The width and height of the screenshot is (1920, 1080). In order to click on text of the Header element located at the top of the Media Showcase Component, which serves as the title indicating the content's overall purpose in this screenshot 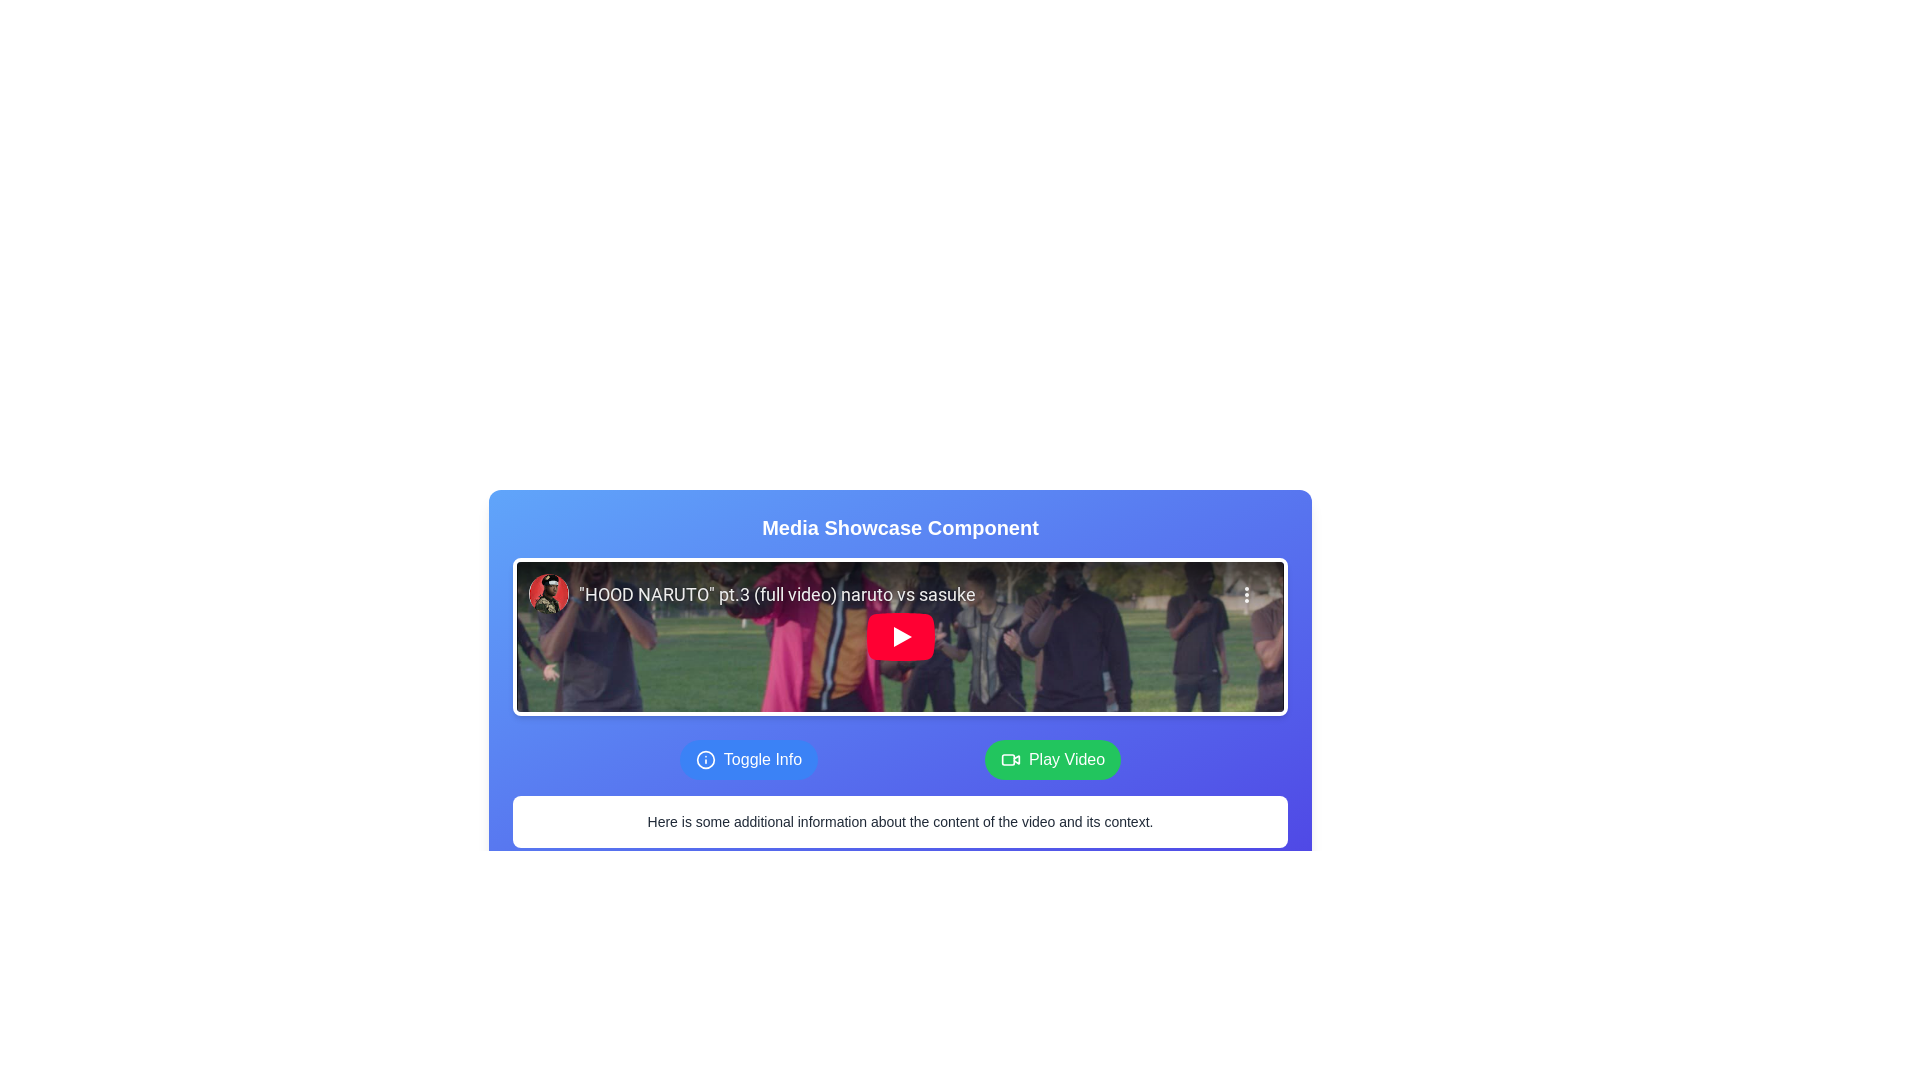, I will do `click(899, 527)`.